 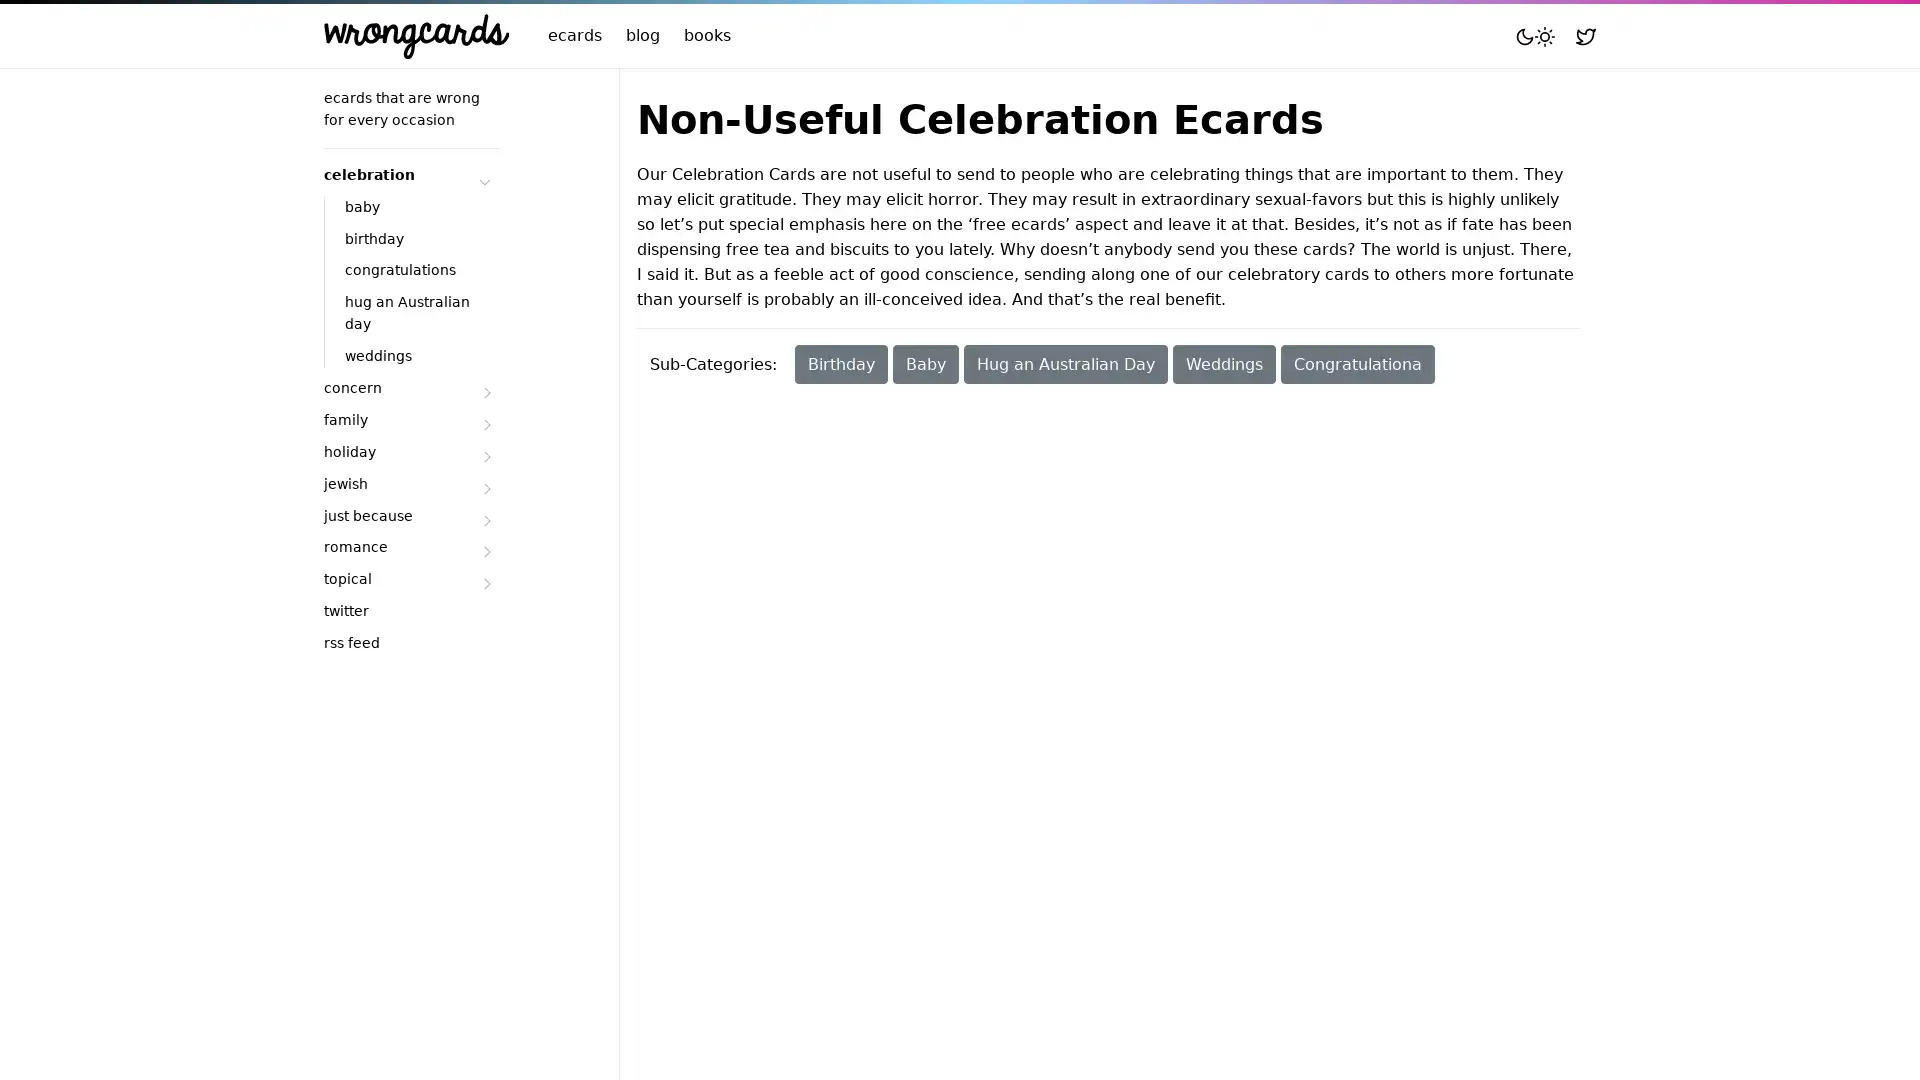 What do you see at coordinates (484, 519) in the screenshot?
I see `Submenu` at bounding box center [484, 519].